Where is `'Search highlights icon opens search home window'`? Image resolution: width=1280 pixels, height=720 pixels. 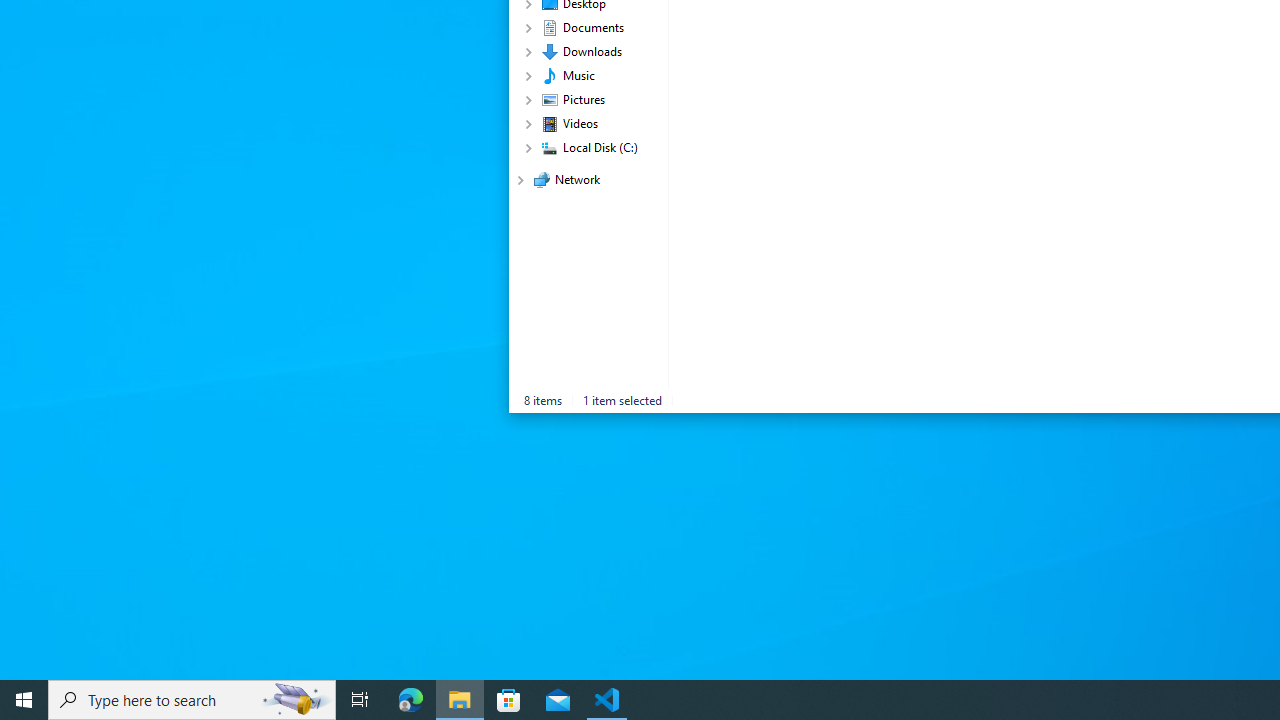 'Search highlights icon opens search home window' is located at coordinates (294, 698).